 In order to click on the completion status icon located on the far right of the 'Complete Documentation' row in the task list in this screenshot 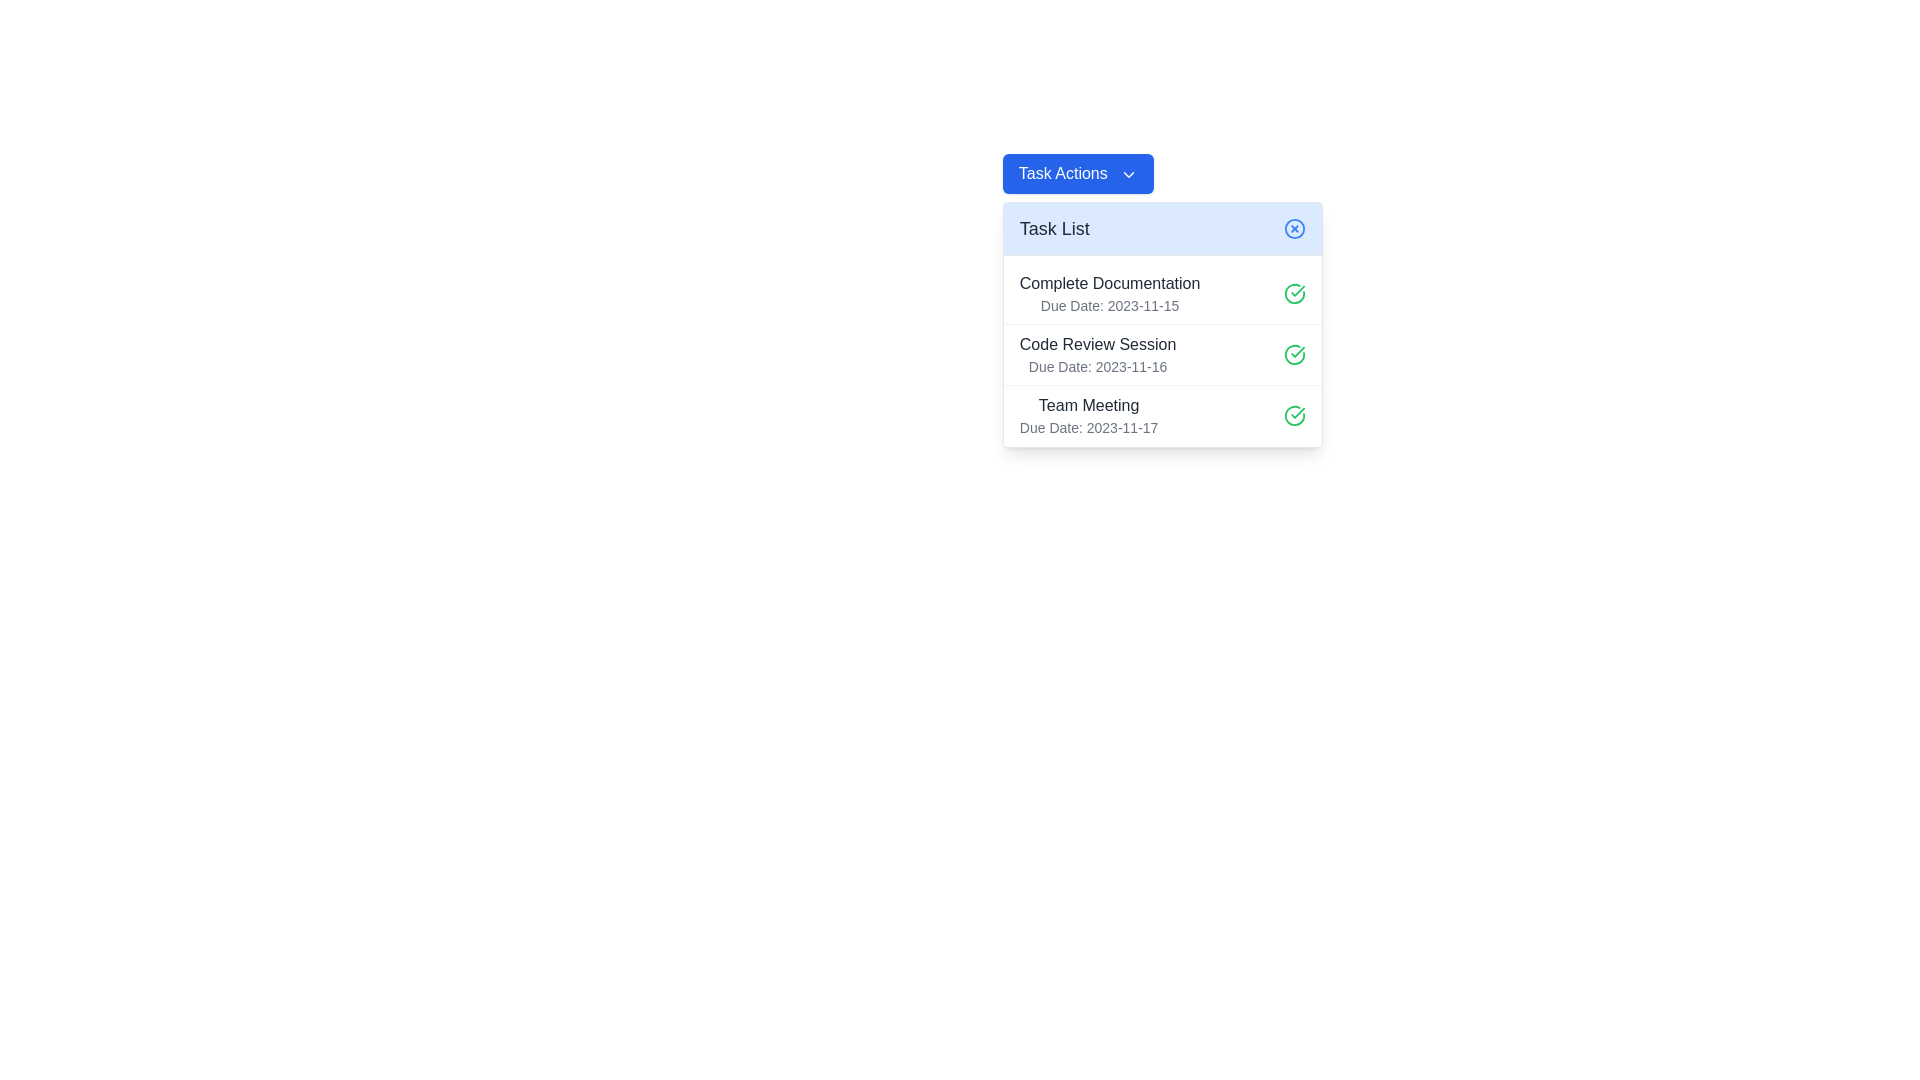, I will do `click(1294, 293)`.